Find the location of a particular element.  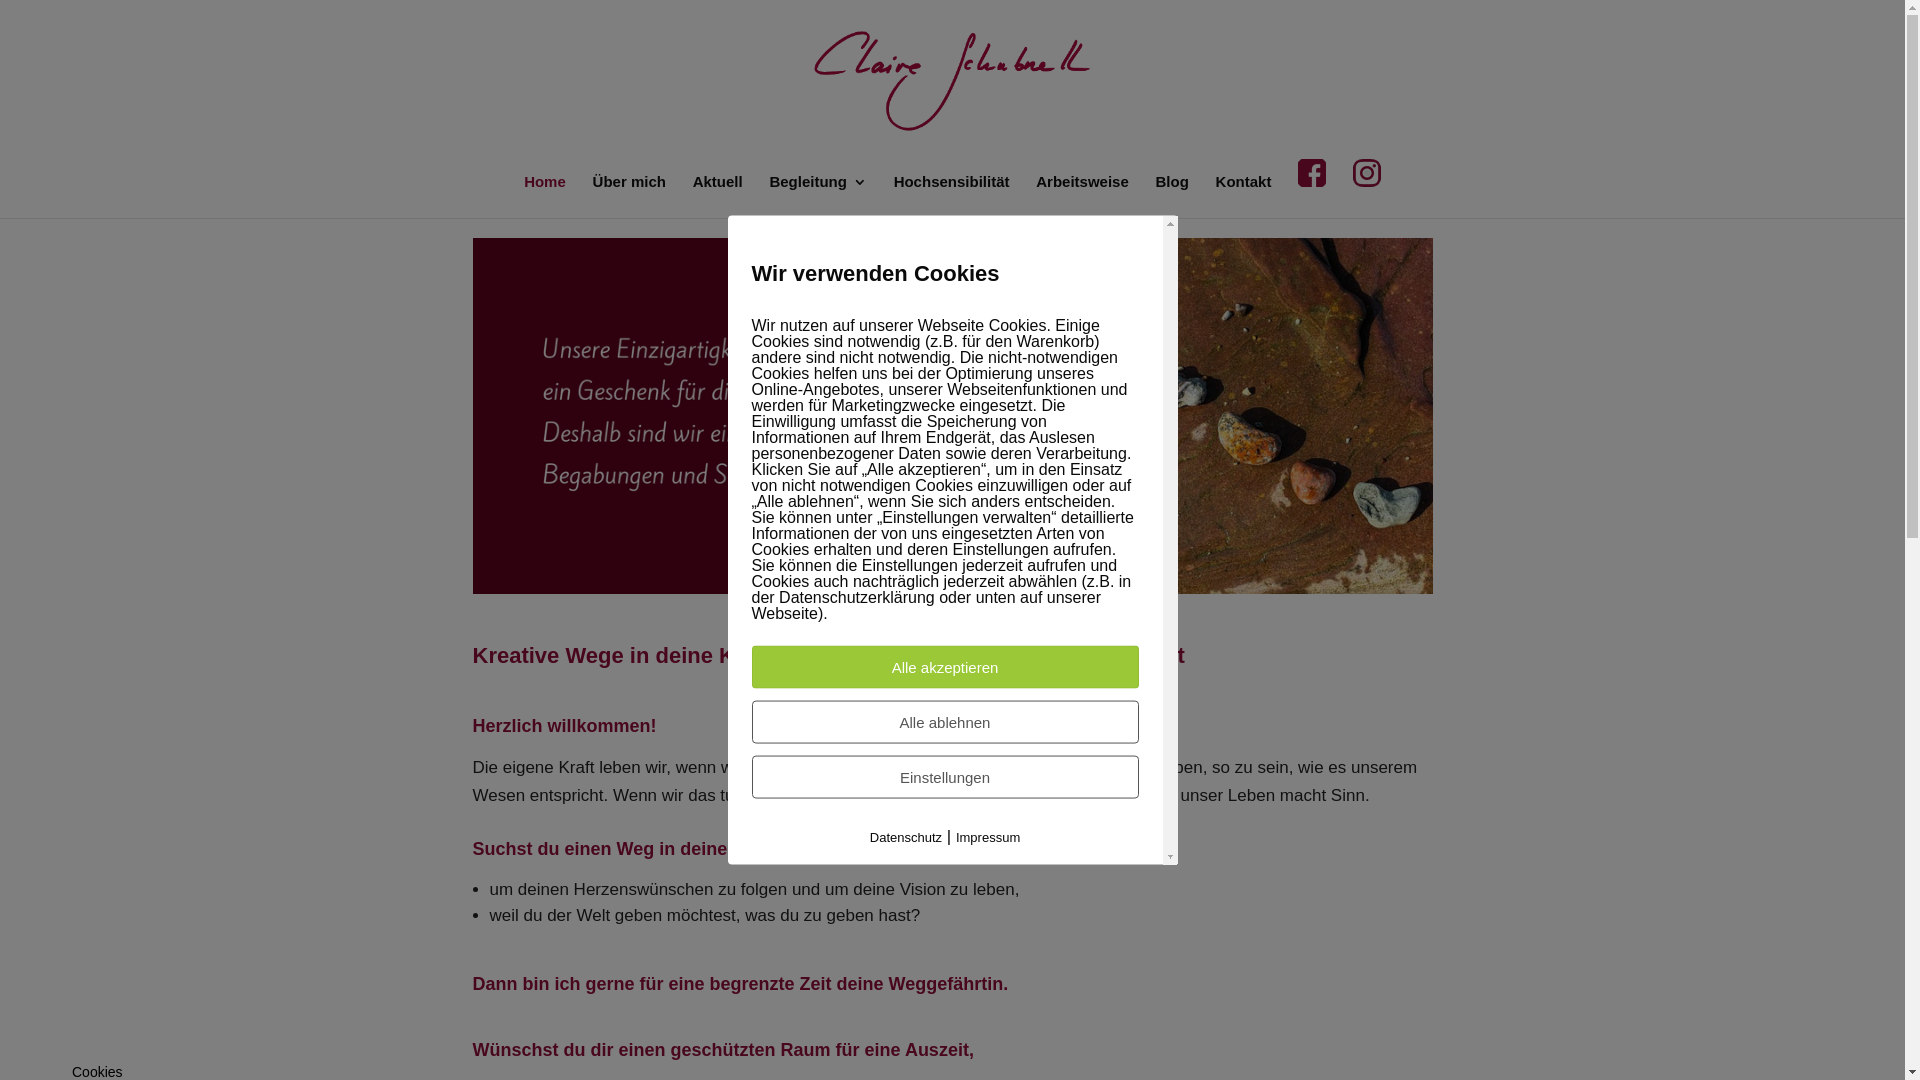

'Alle ablehnen' is located at coordinates (944, 722).